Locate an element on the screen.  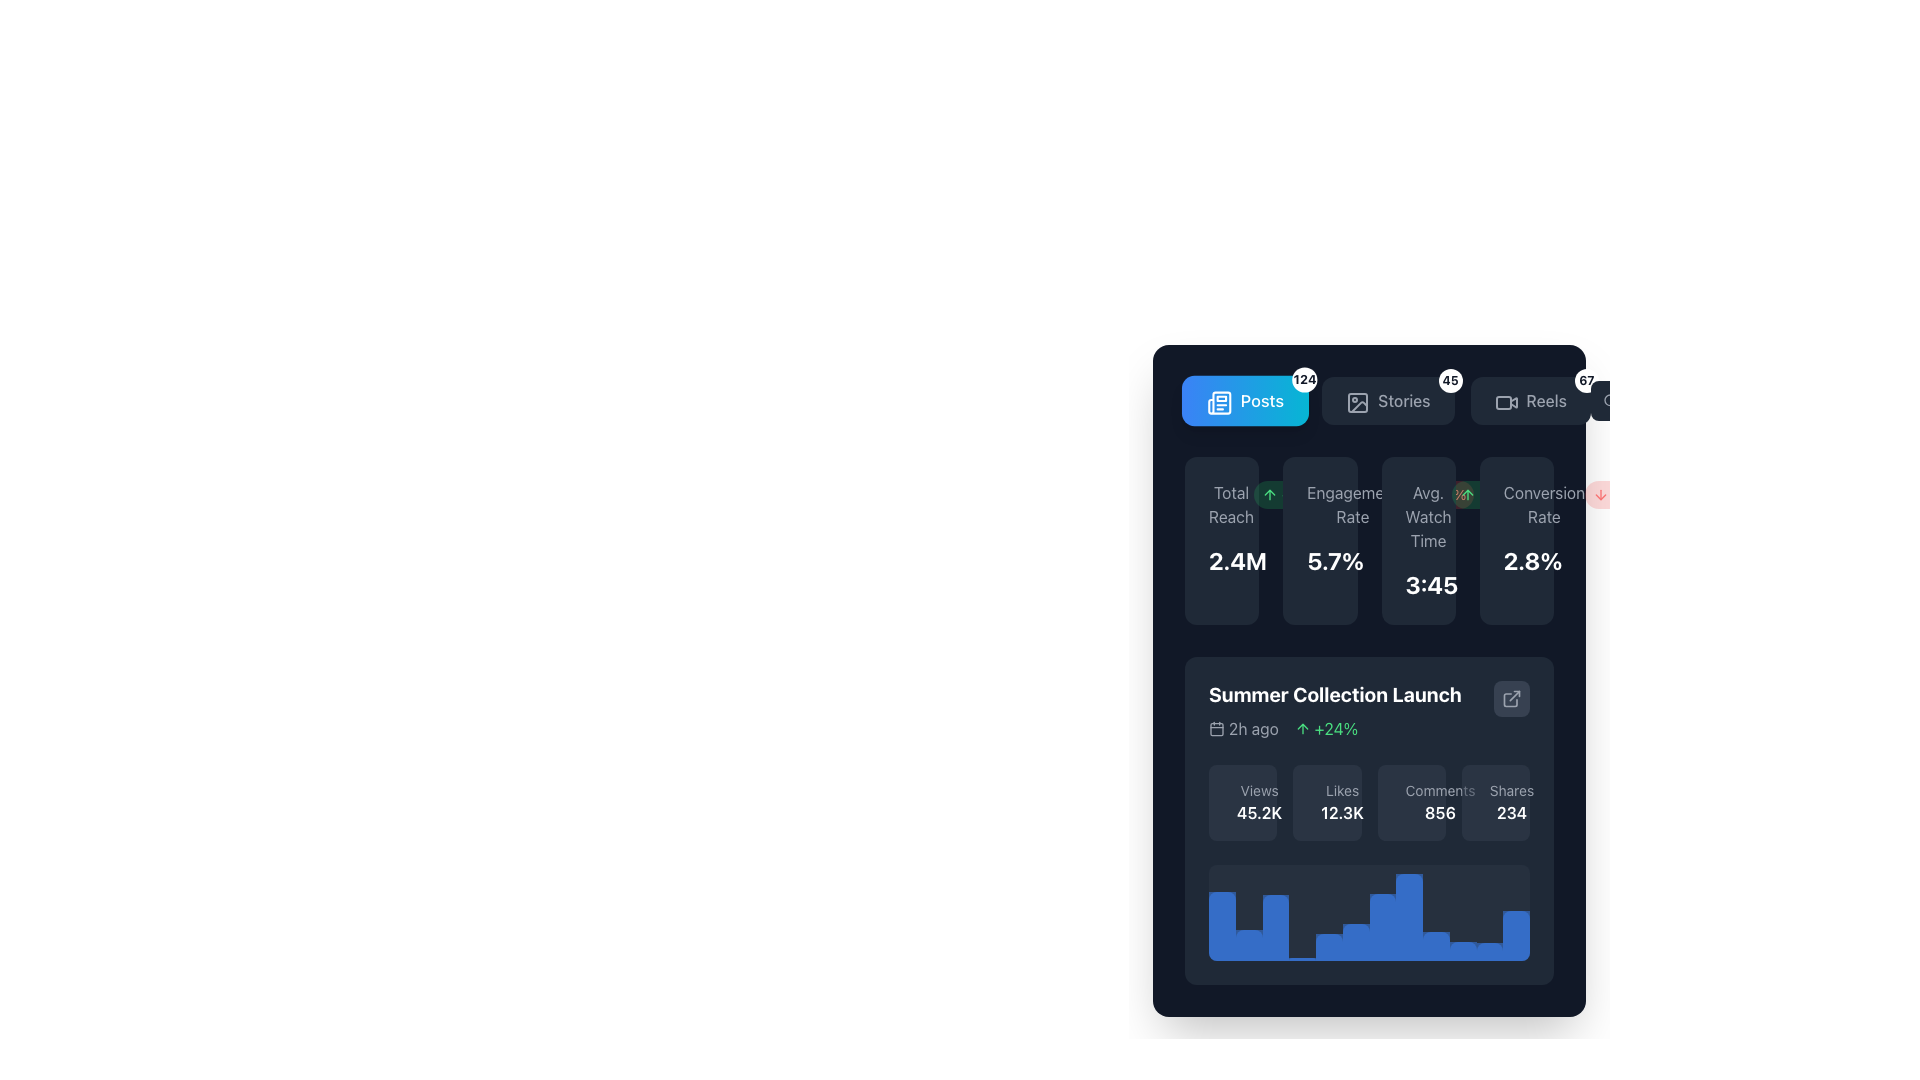
conversion rate value displayed in the text label located at the bottom of the 'Conversion Rate' card is located at coordinates (1516, 560).